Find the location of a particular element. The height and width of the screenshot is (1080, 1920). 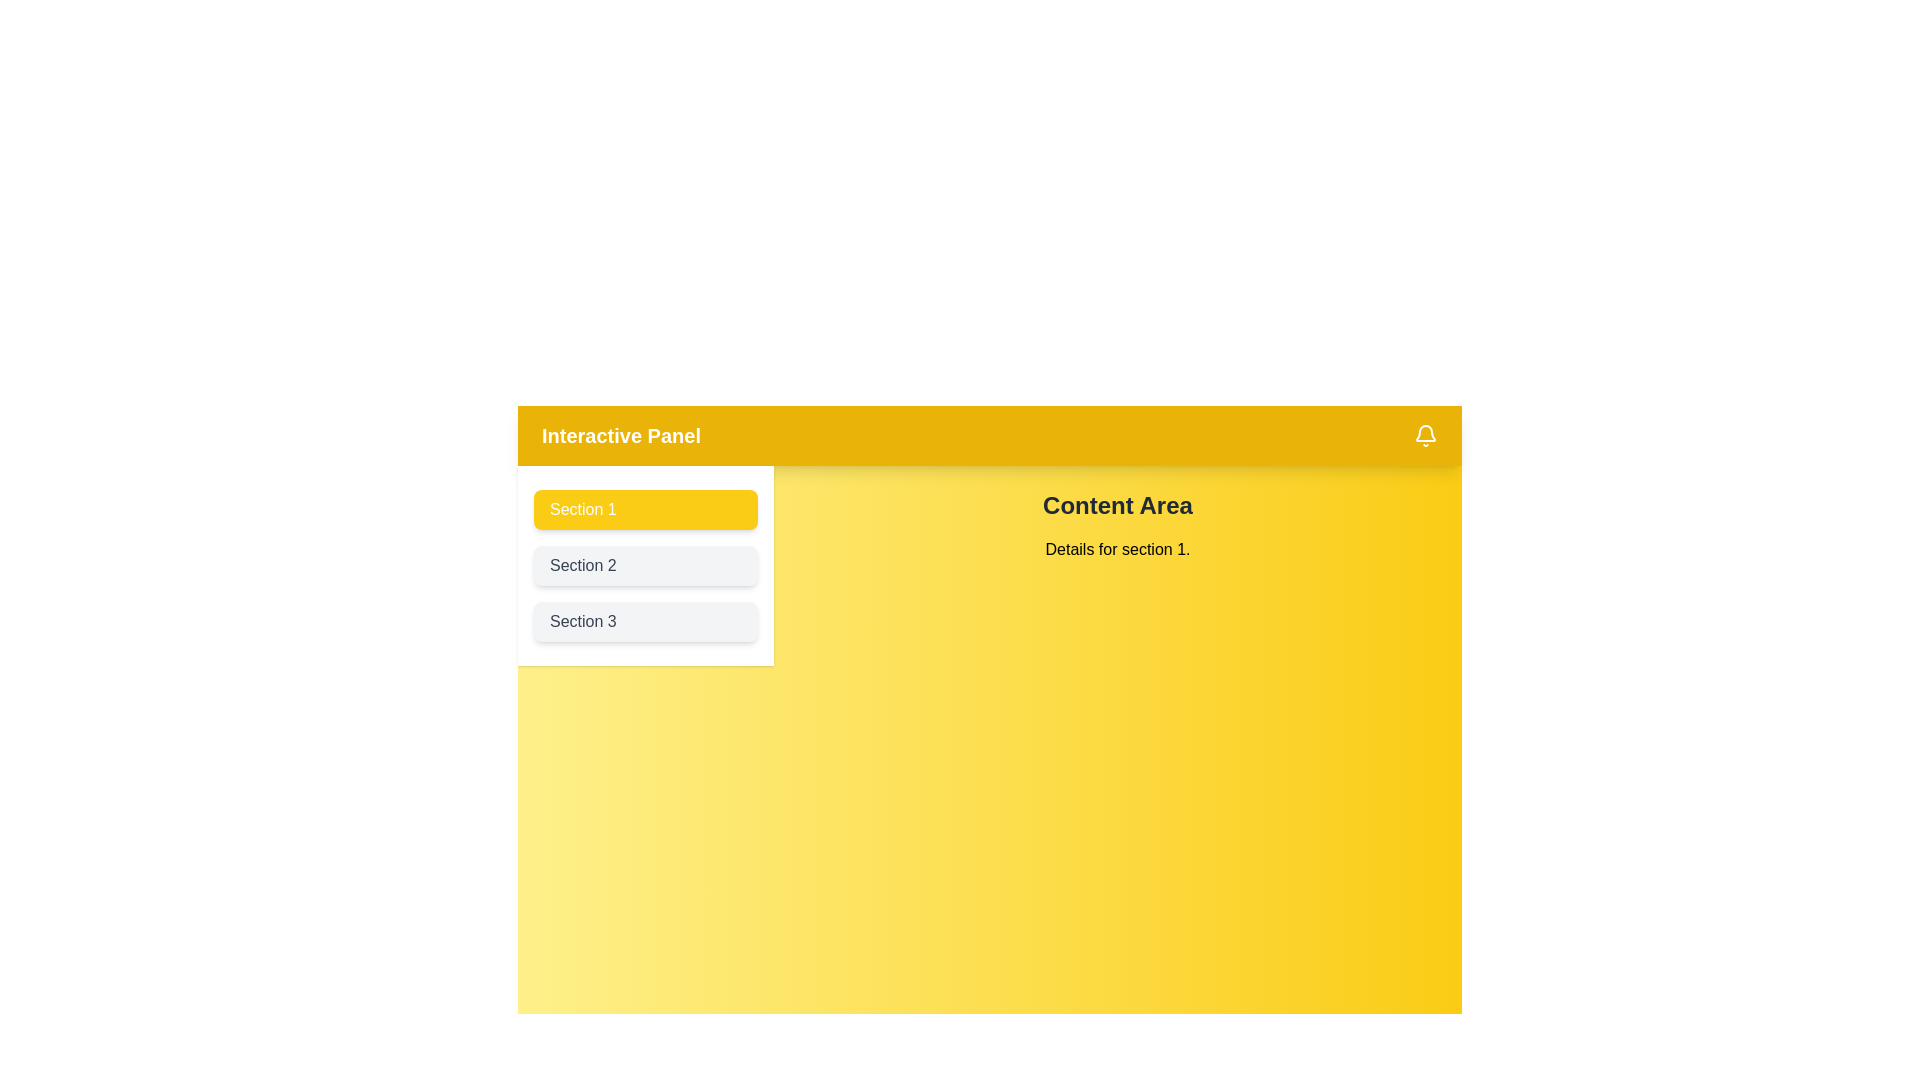

the notification indicator icon located in the top-right corner of the yellow header bar labeled 'Interactive Panel' is located at coordinates (1424, 434).